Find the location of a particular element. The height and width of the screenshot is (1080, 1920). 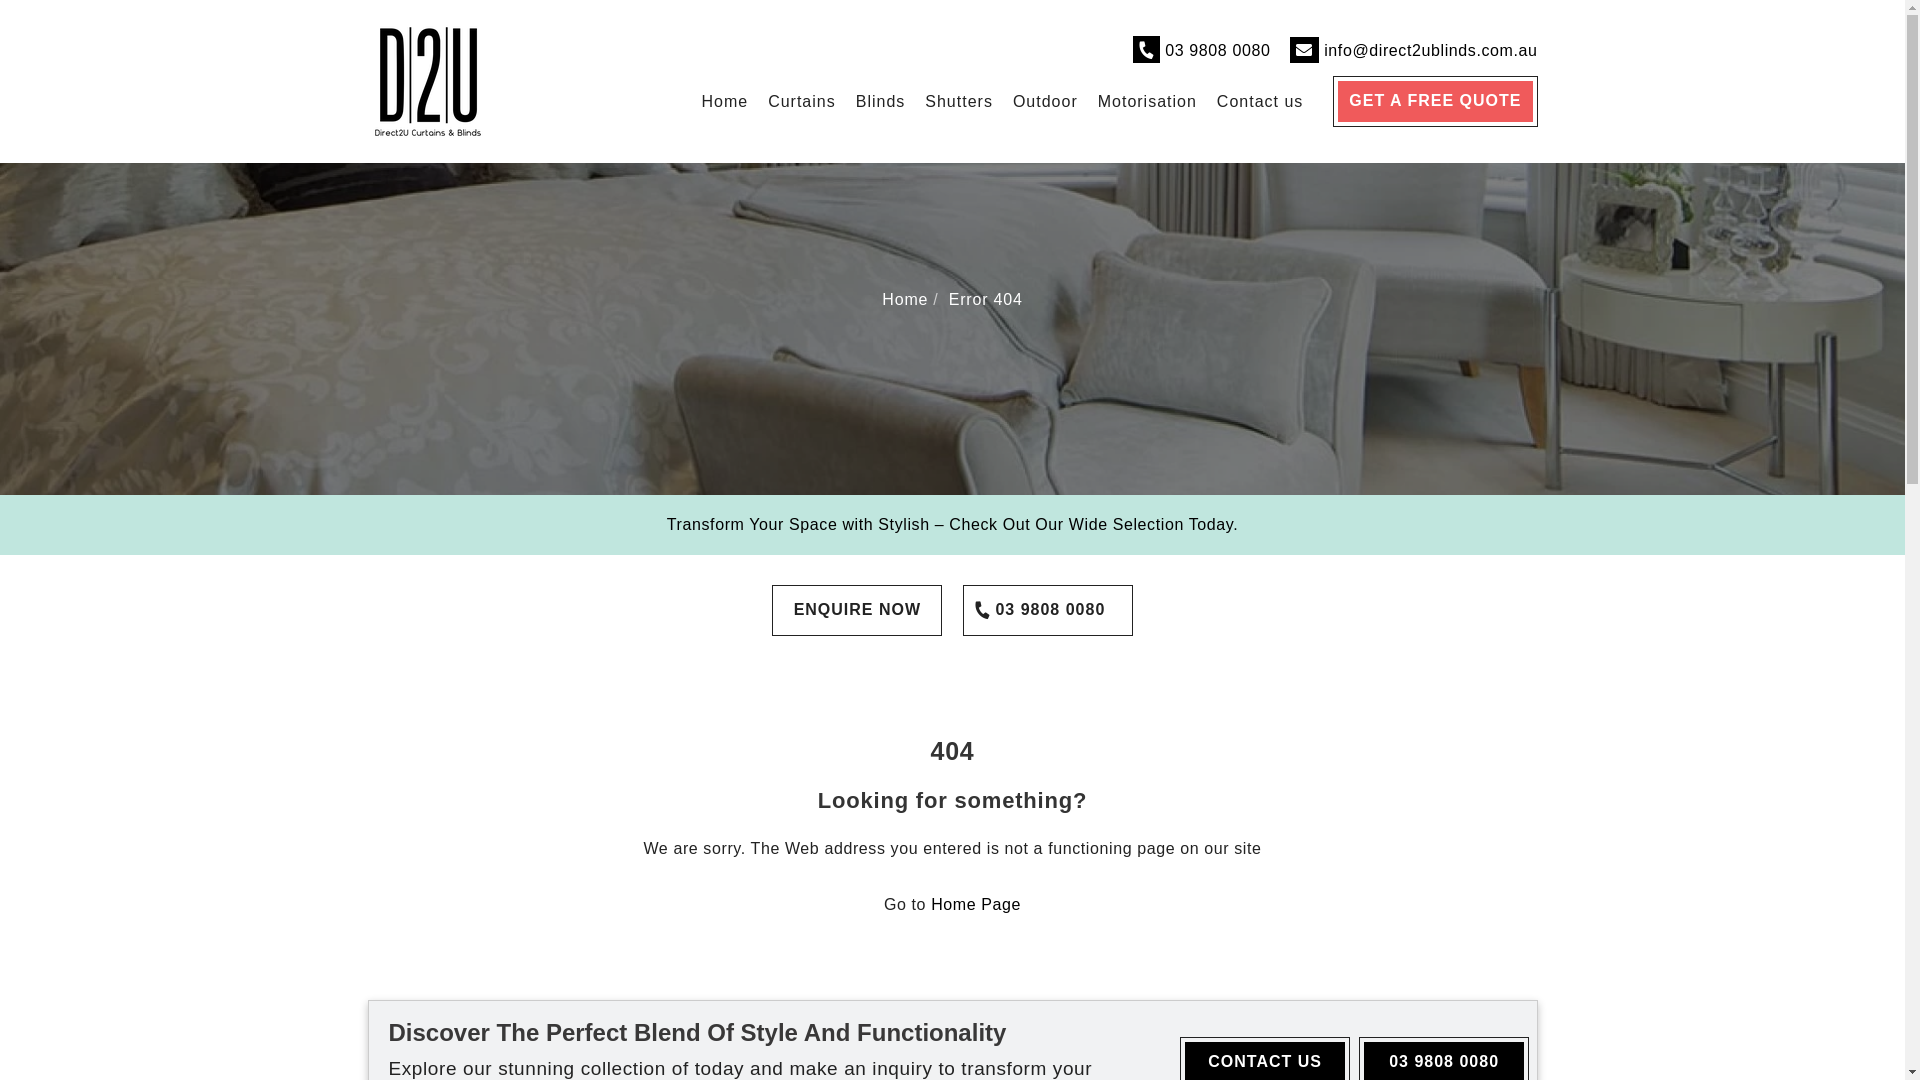

'info@direct2ublinds.com.au' is located at coordinates (1324, 49).